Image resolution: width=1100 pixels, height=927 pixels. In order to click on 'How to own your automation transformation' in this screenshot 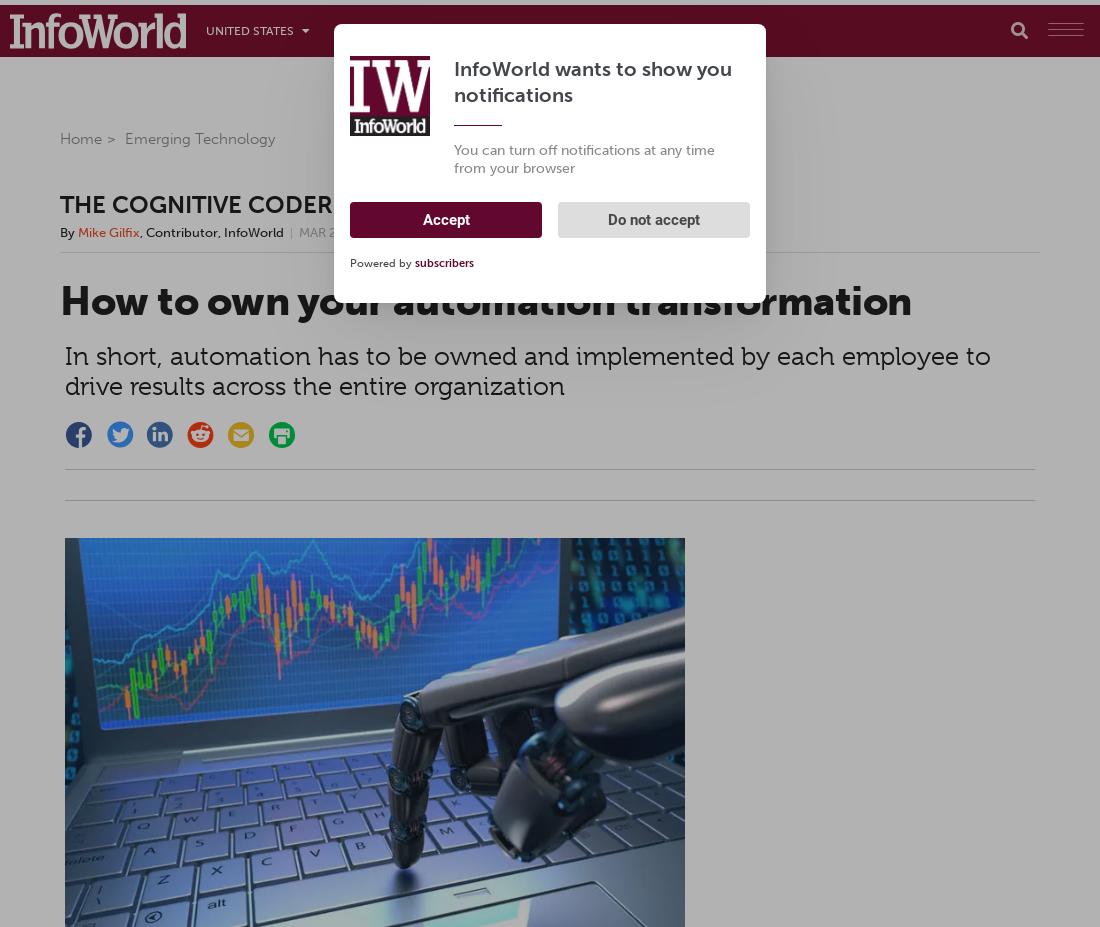, I will do `click(485, 299)`.